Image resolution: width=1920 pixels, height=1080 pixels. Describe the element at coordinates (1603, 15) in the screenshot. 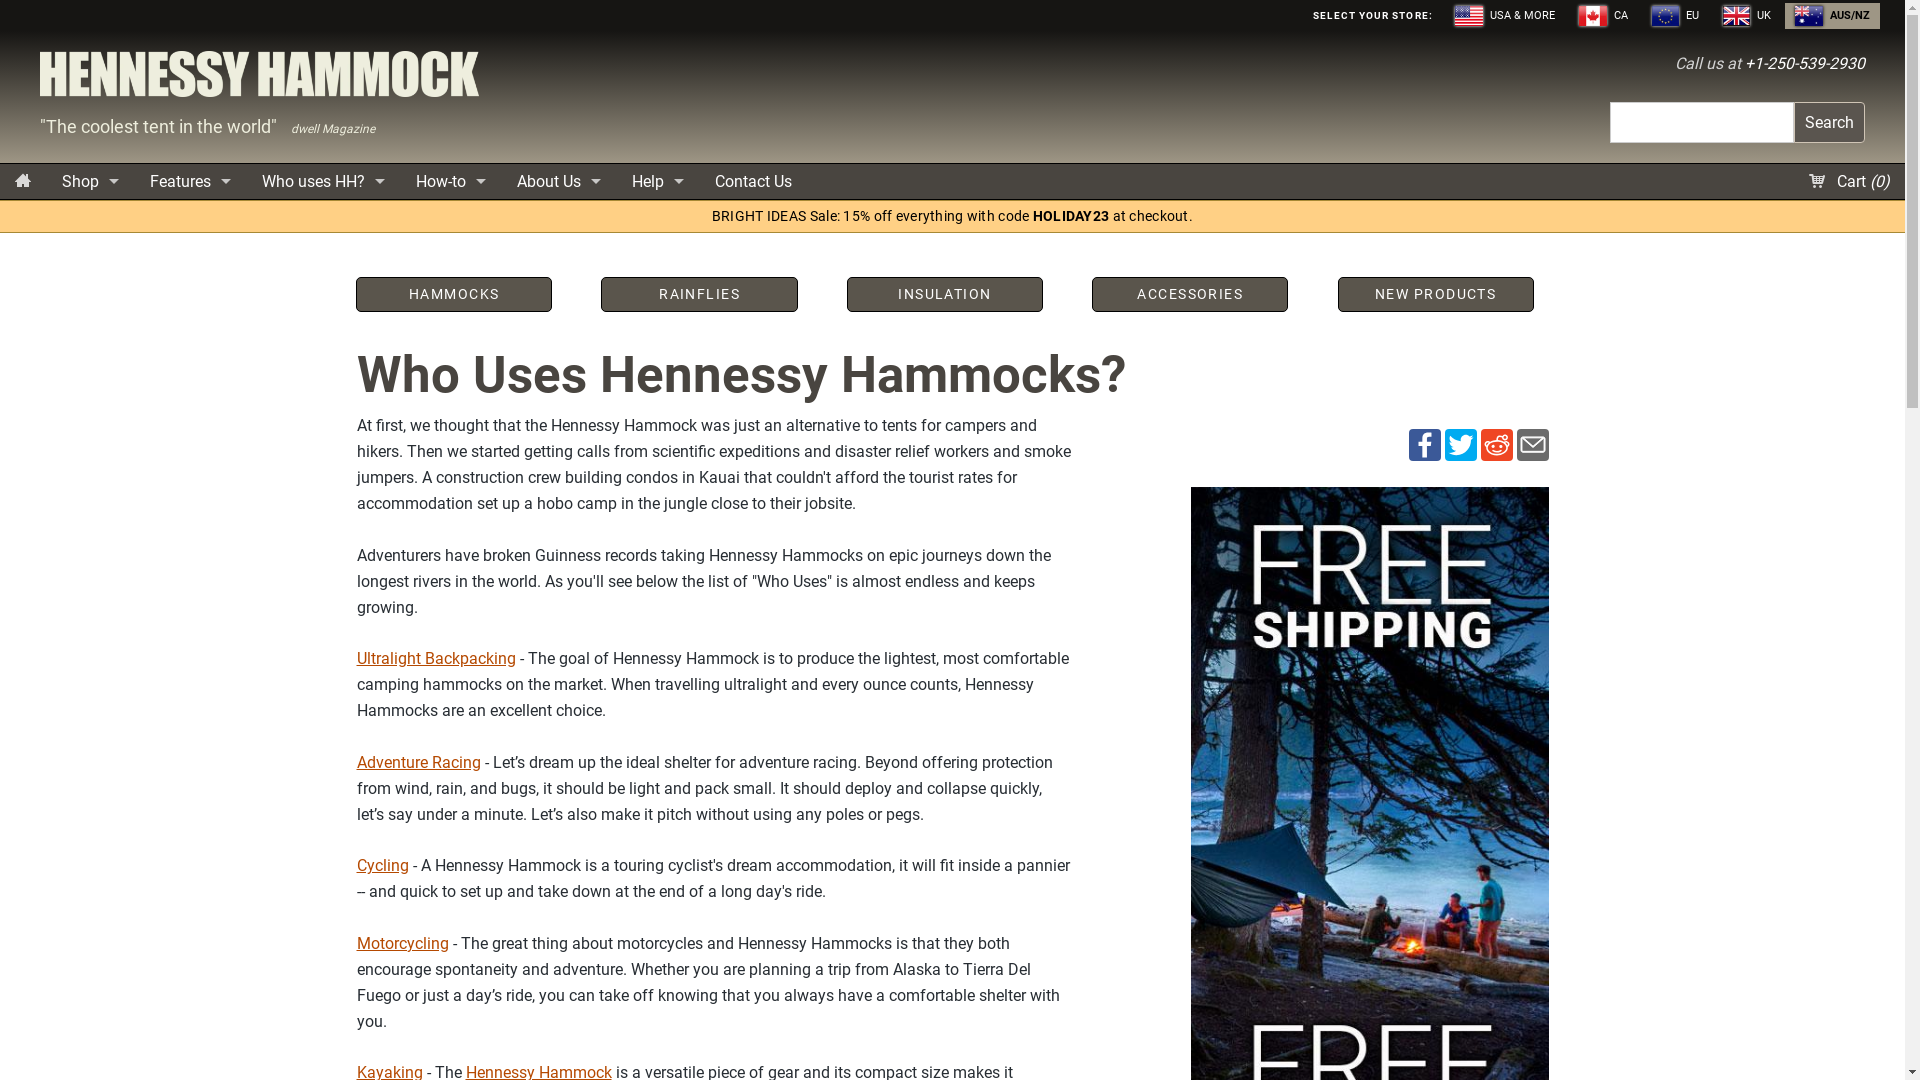

I see `'CA'` at that location.